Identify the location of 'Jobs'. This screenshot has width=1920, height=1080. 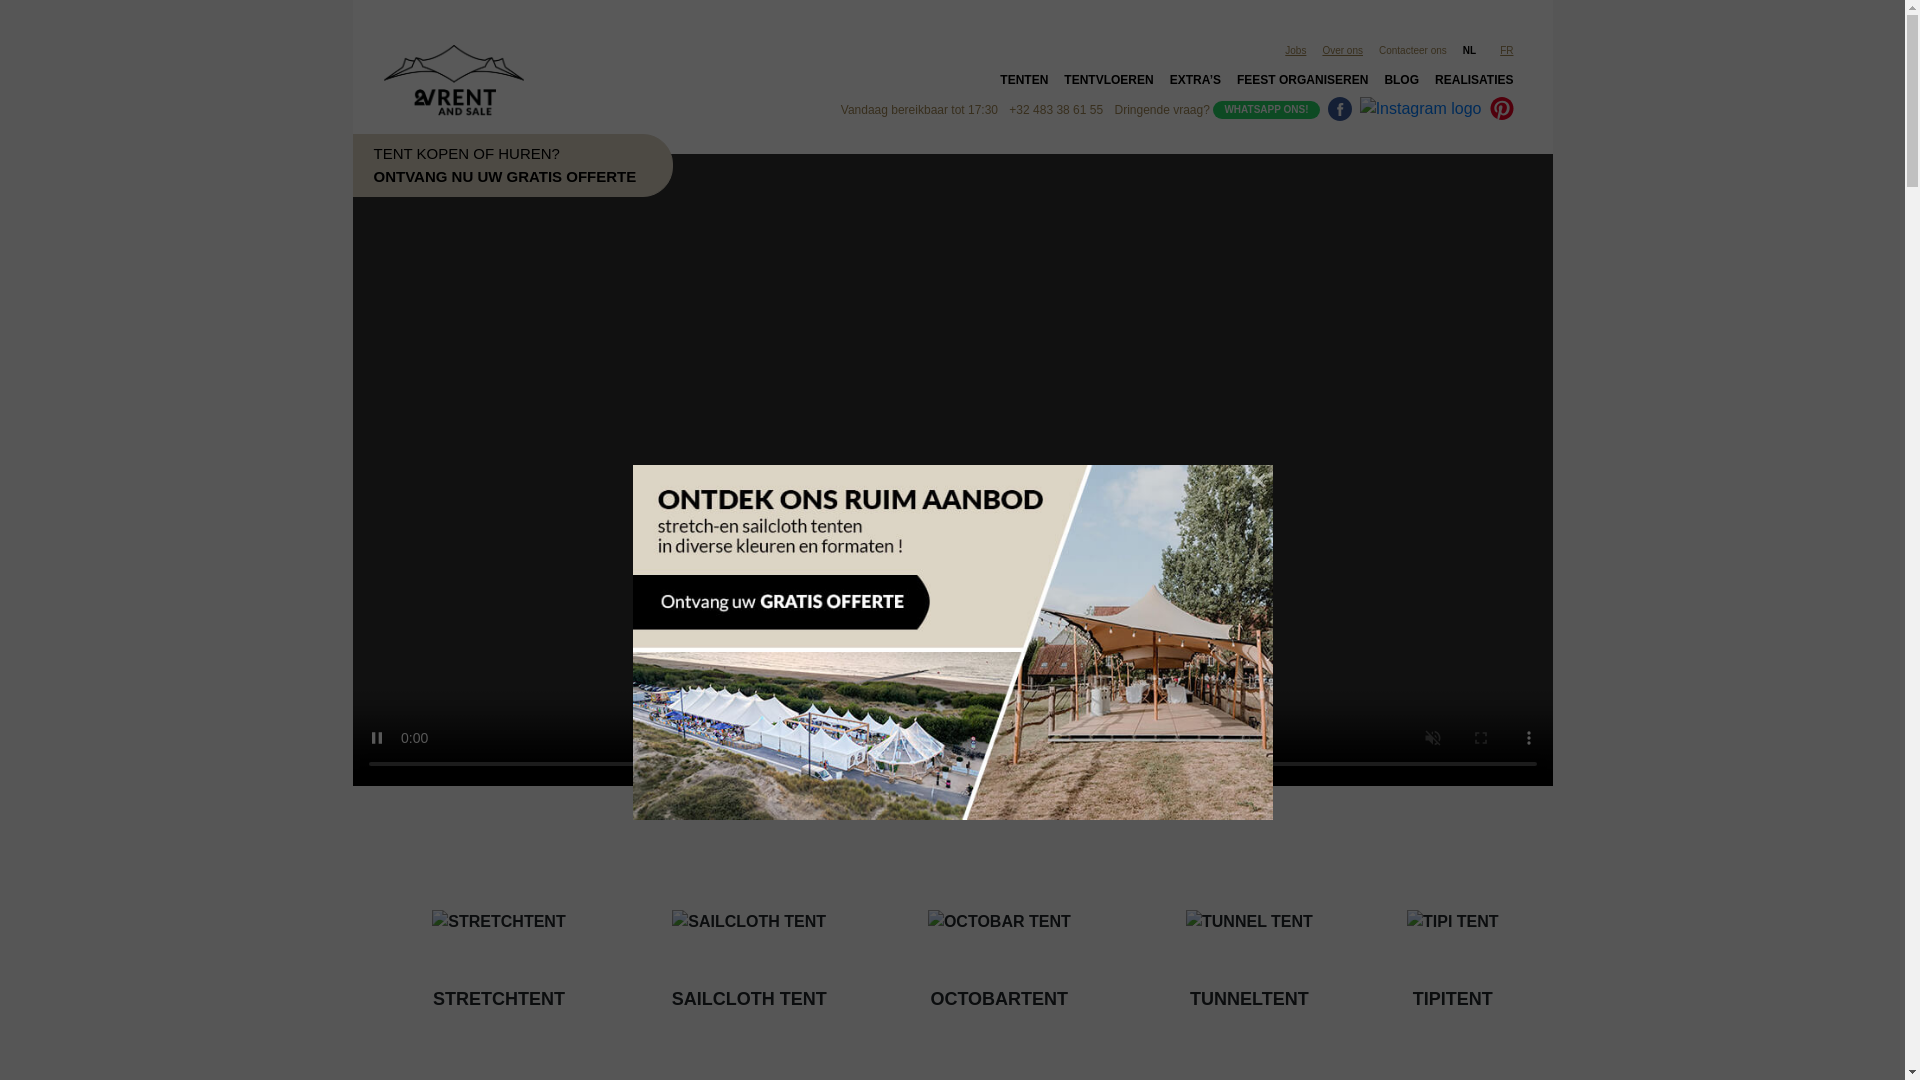
(1295, 49).